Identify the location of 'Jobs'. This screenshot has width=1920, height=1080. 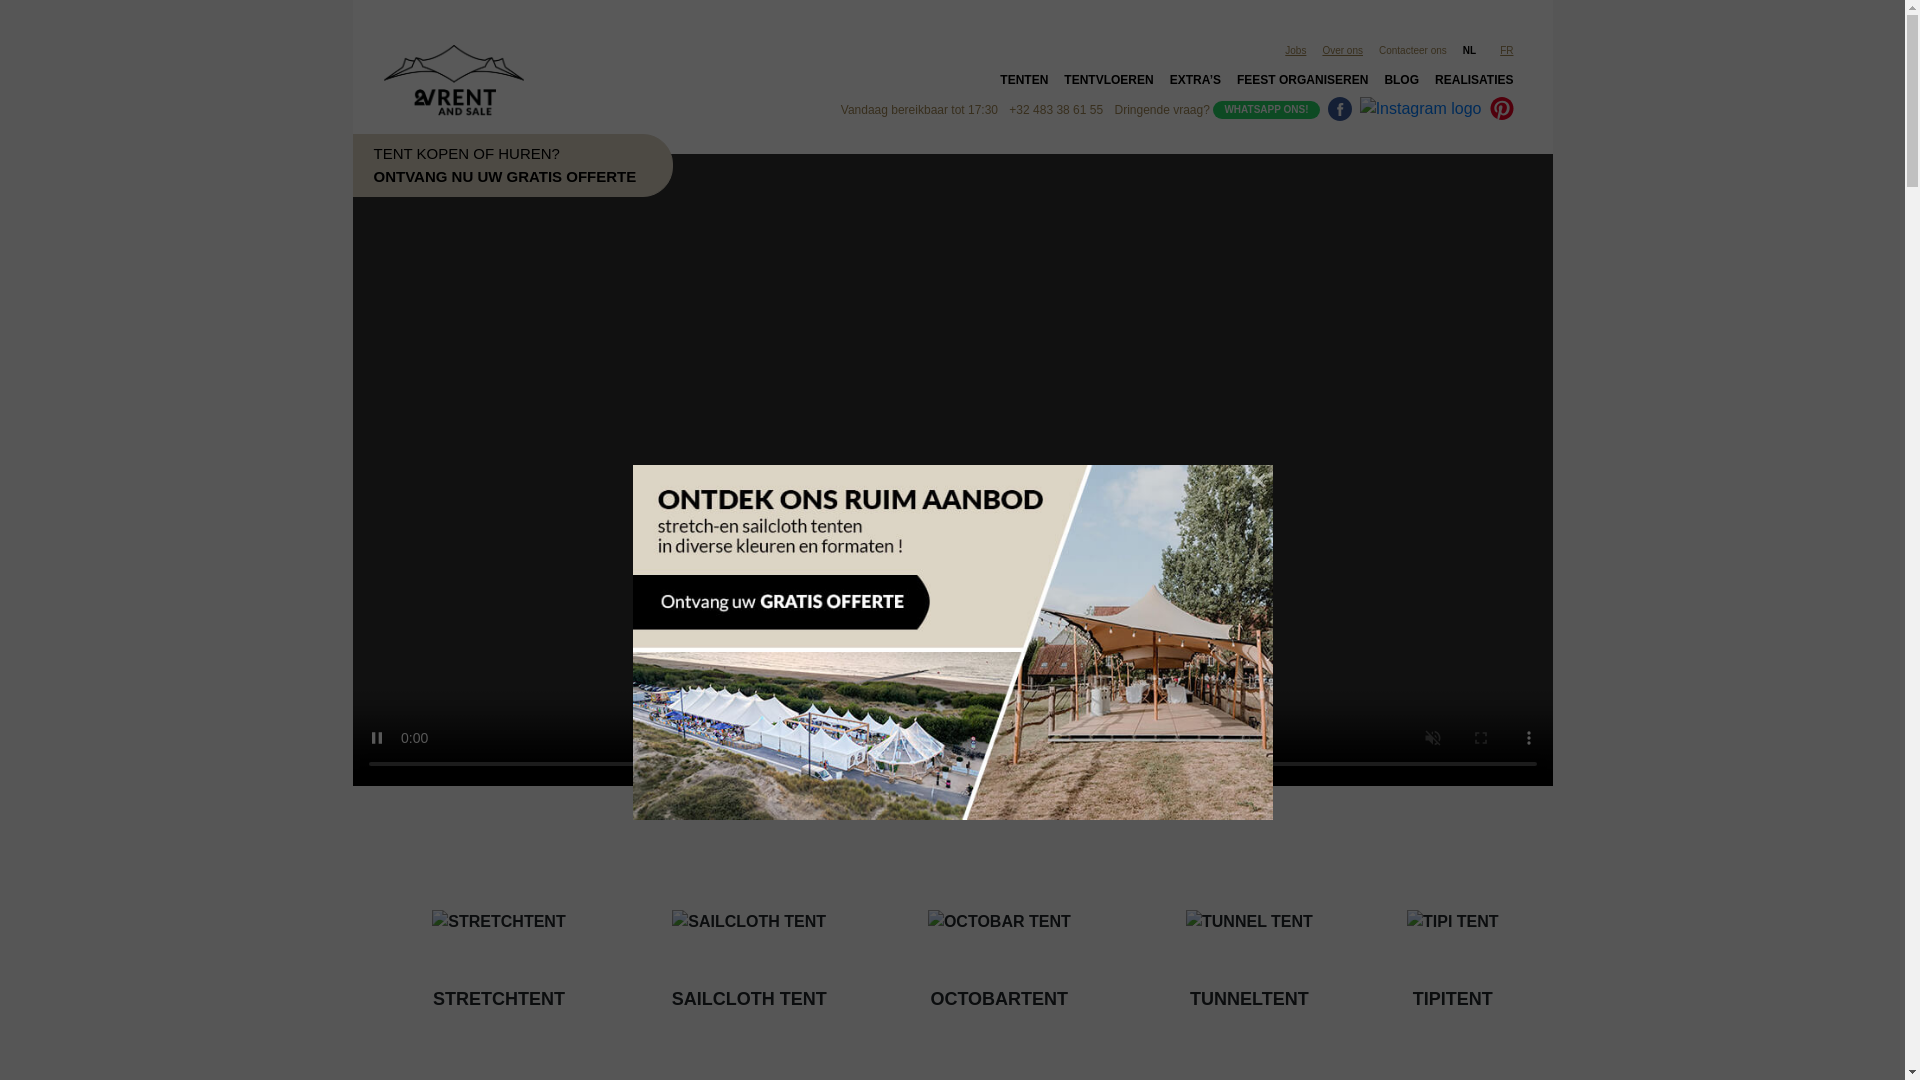
(1295, 49).